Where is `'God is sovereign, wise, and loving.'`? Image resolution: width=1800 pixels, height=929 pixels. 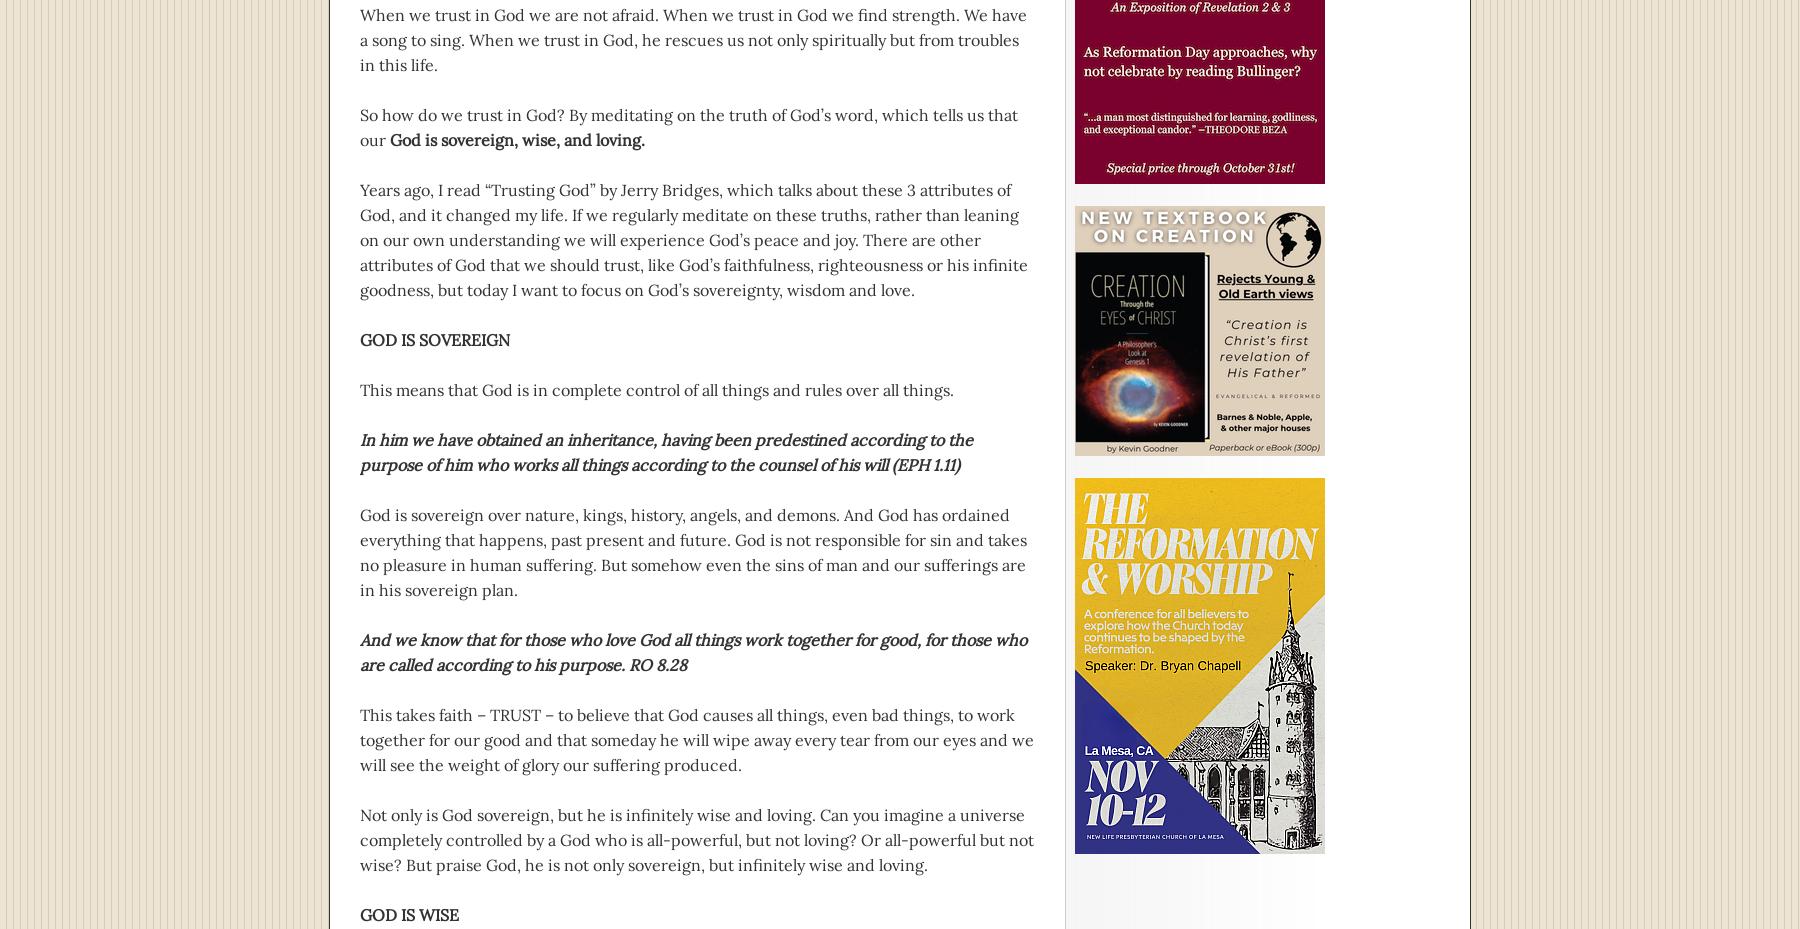
'God is sovereign, wise, and loving.' is located at coordinates (516, 140).